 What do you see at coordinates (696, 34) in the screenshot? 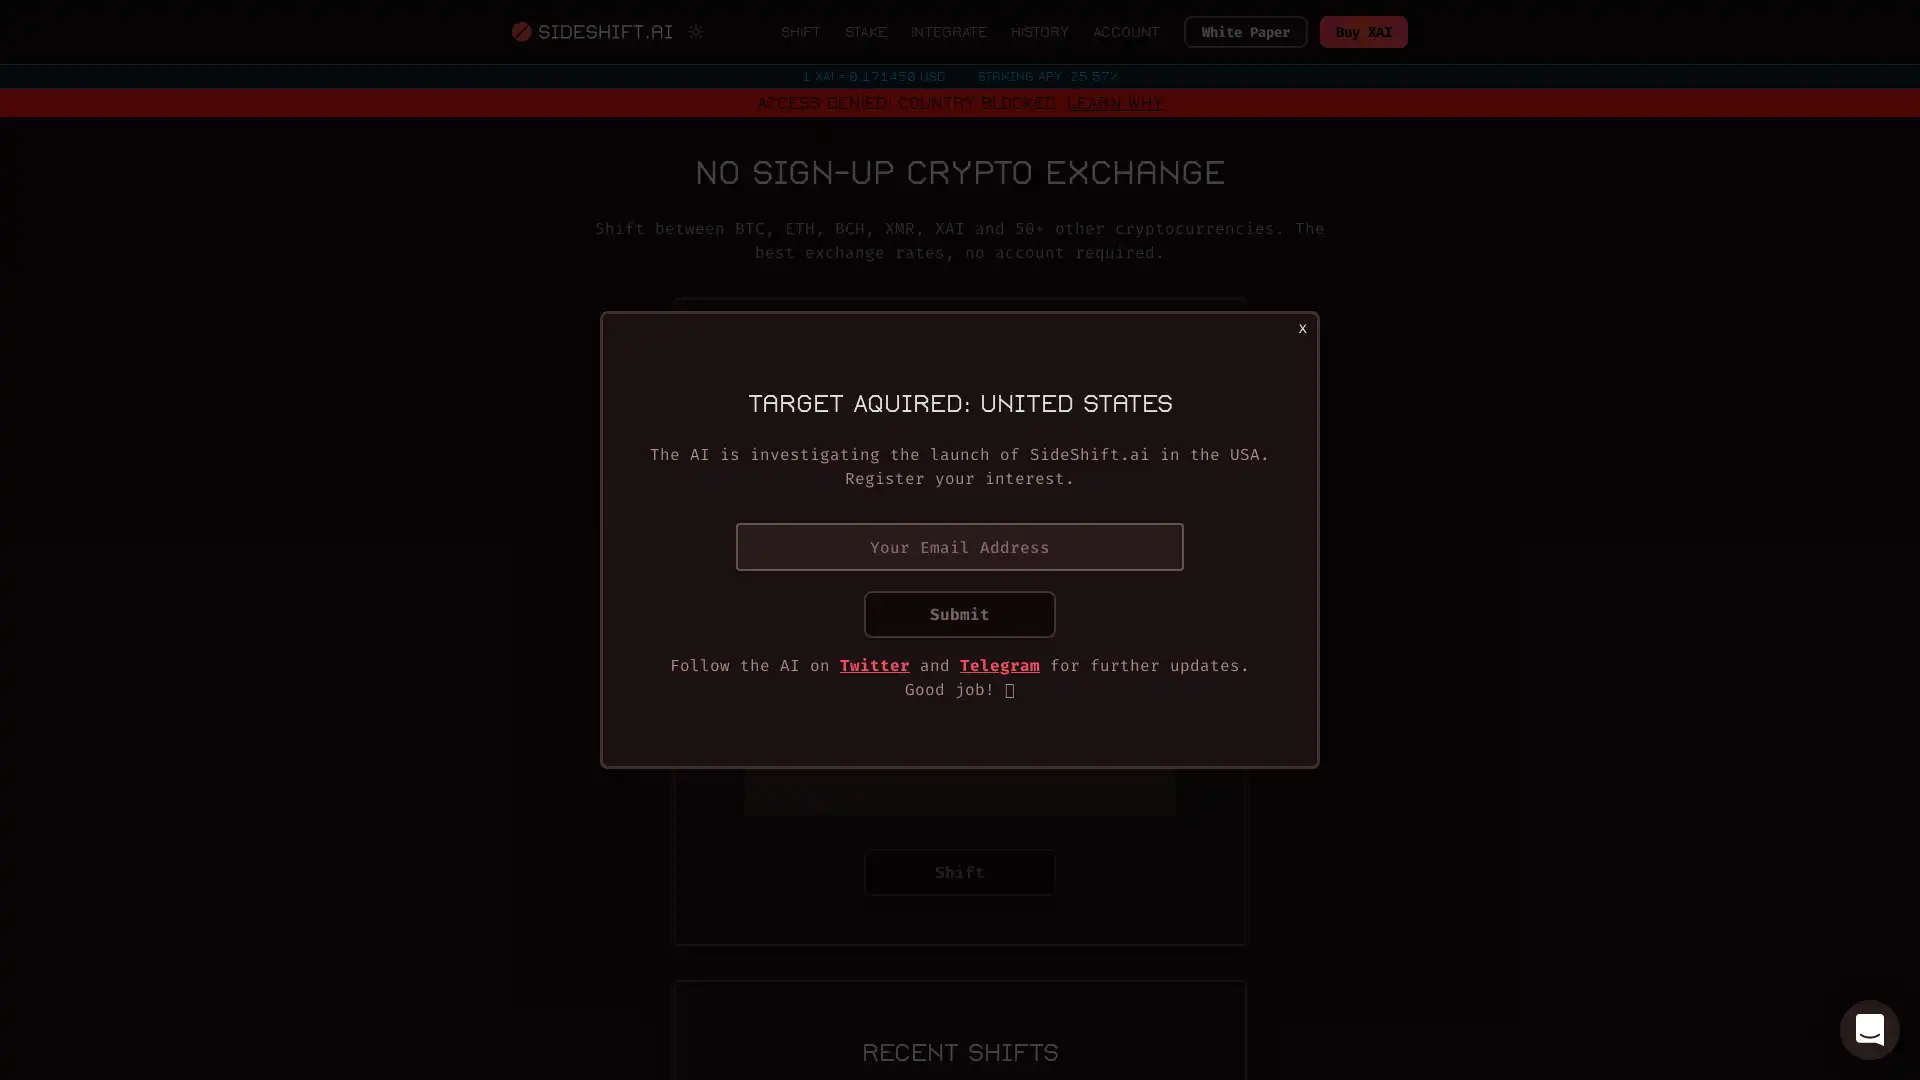
I see `Switch to light` at bounding box center [696, 34].